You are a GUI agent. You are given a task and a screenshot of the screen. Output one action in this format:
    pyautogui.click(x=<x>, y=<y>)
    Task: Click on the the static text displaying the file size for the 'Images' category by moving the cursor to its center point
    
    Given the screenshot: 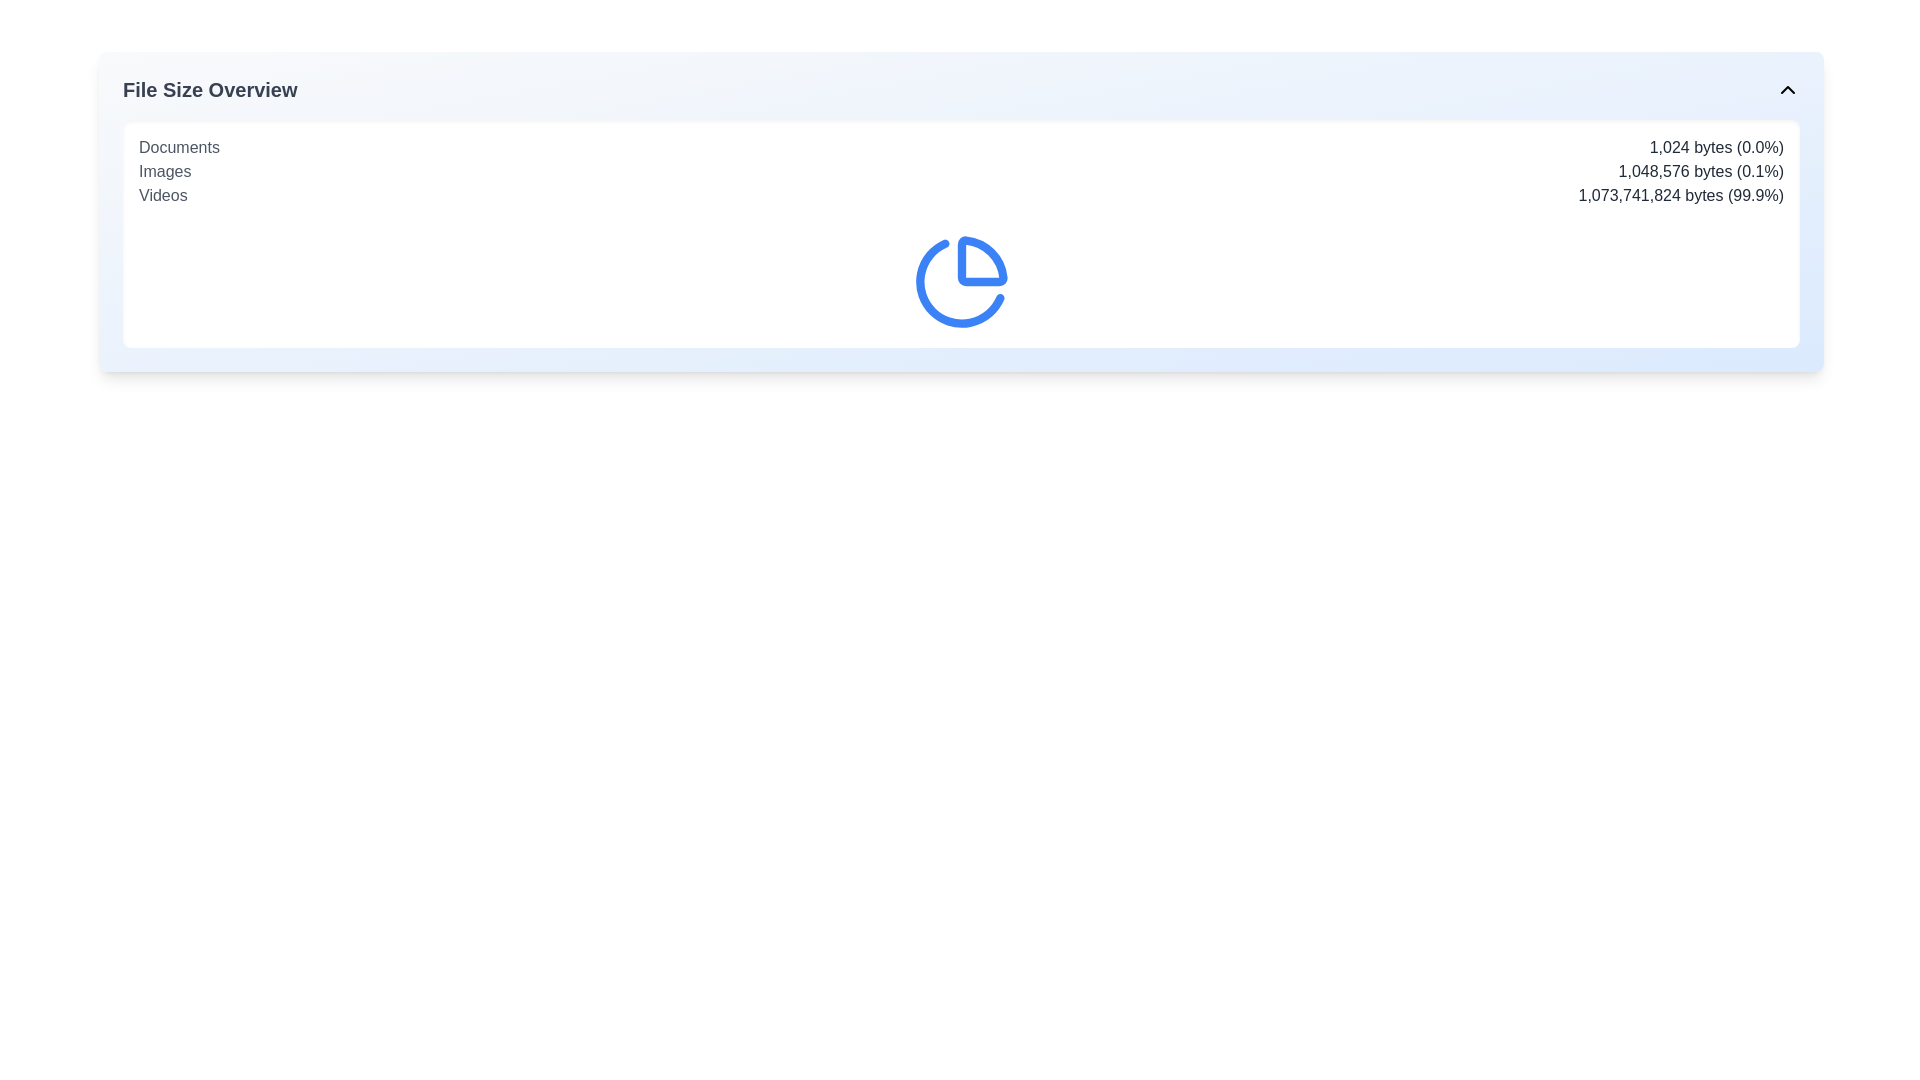 What is the action you would take?
    pyautogui.click(x=1700, y=171)
    